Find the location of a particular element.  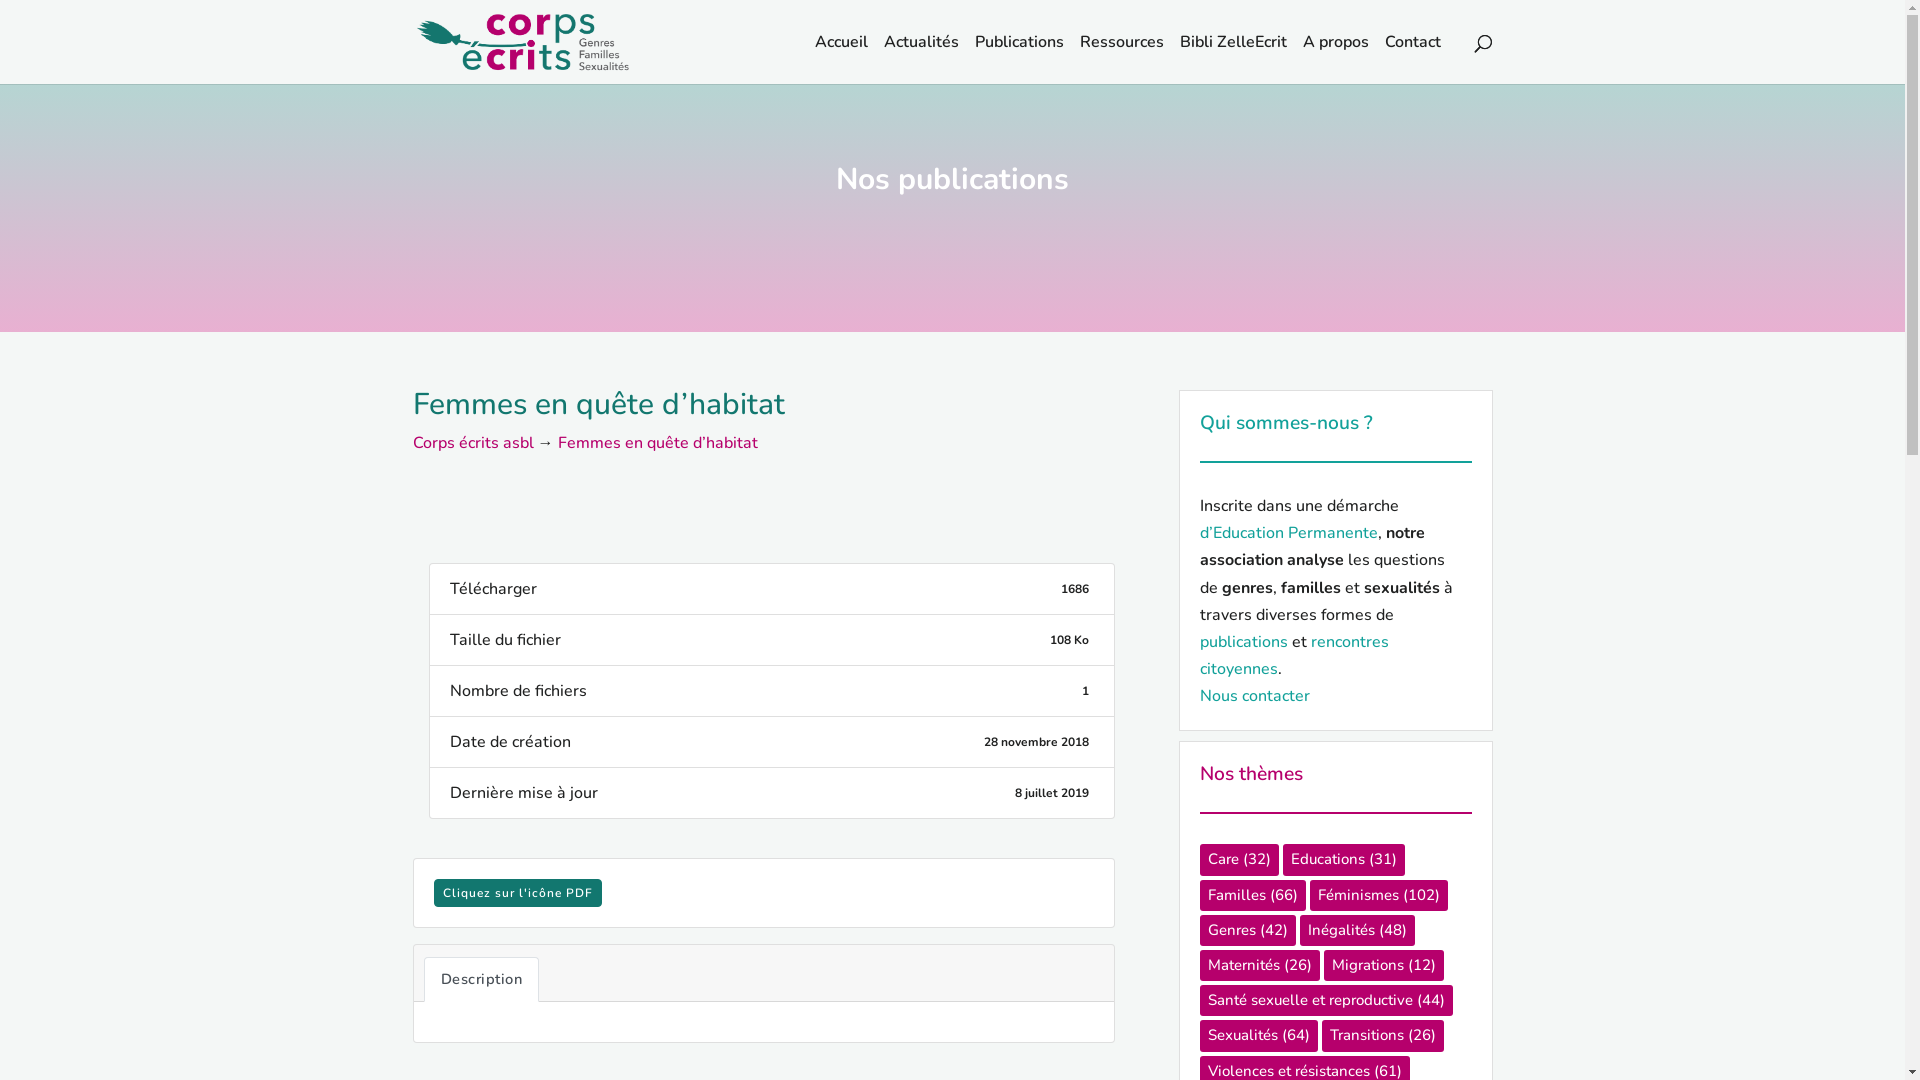

'Care (32)' is located at coordinates (1238, 858).